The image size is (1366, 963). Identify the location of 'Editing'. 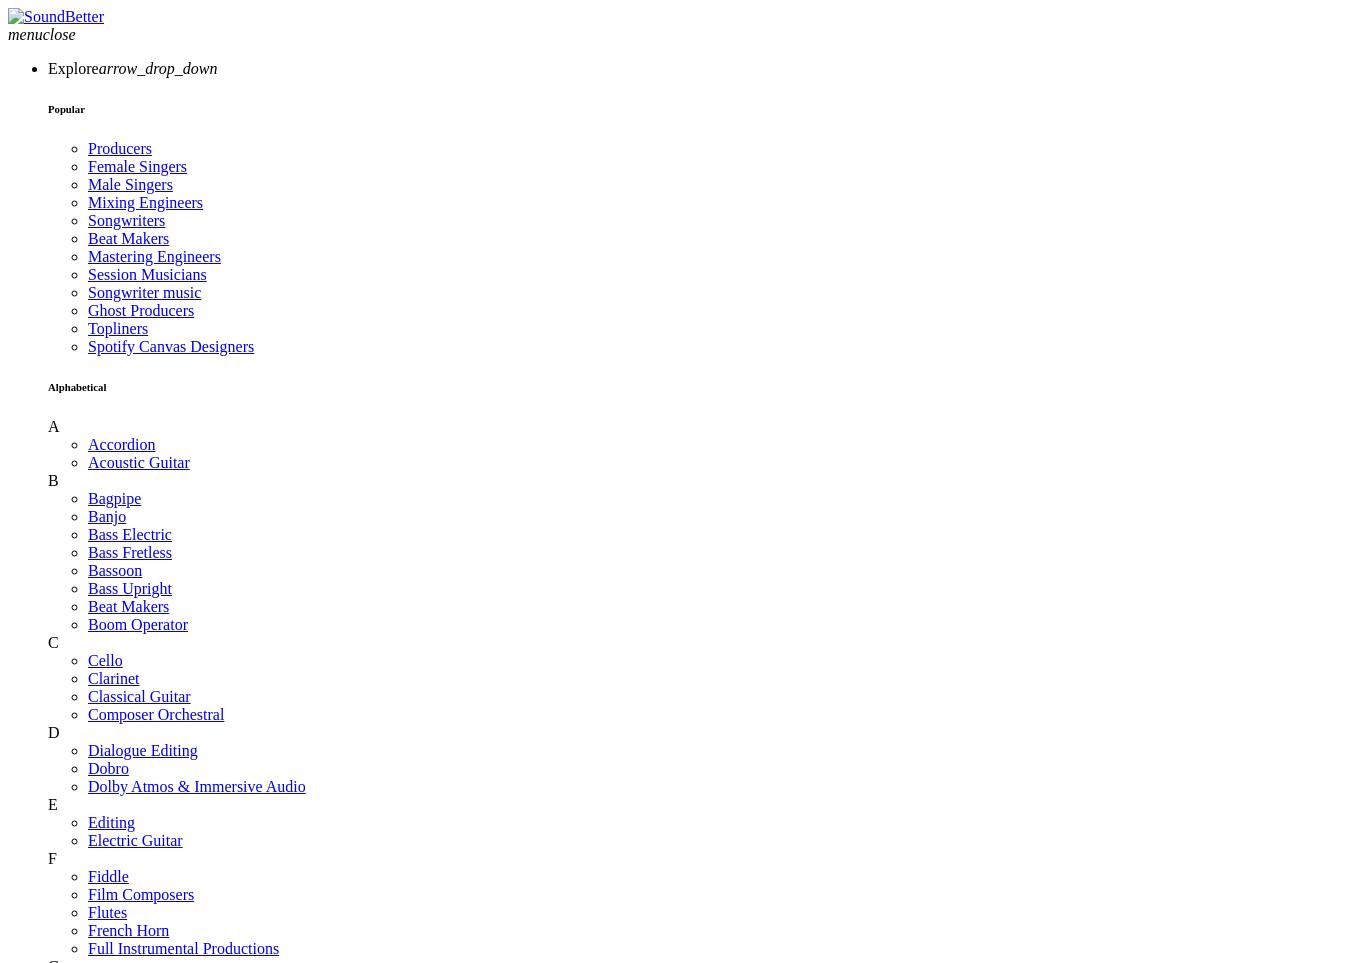
(111, 820).